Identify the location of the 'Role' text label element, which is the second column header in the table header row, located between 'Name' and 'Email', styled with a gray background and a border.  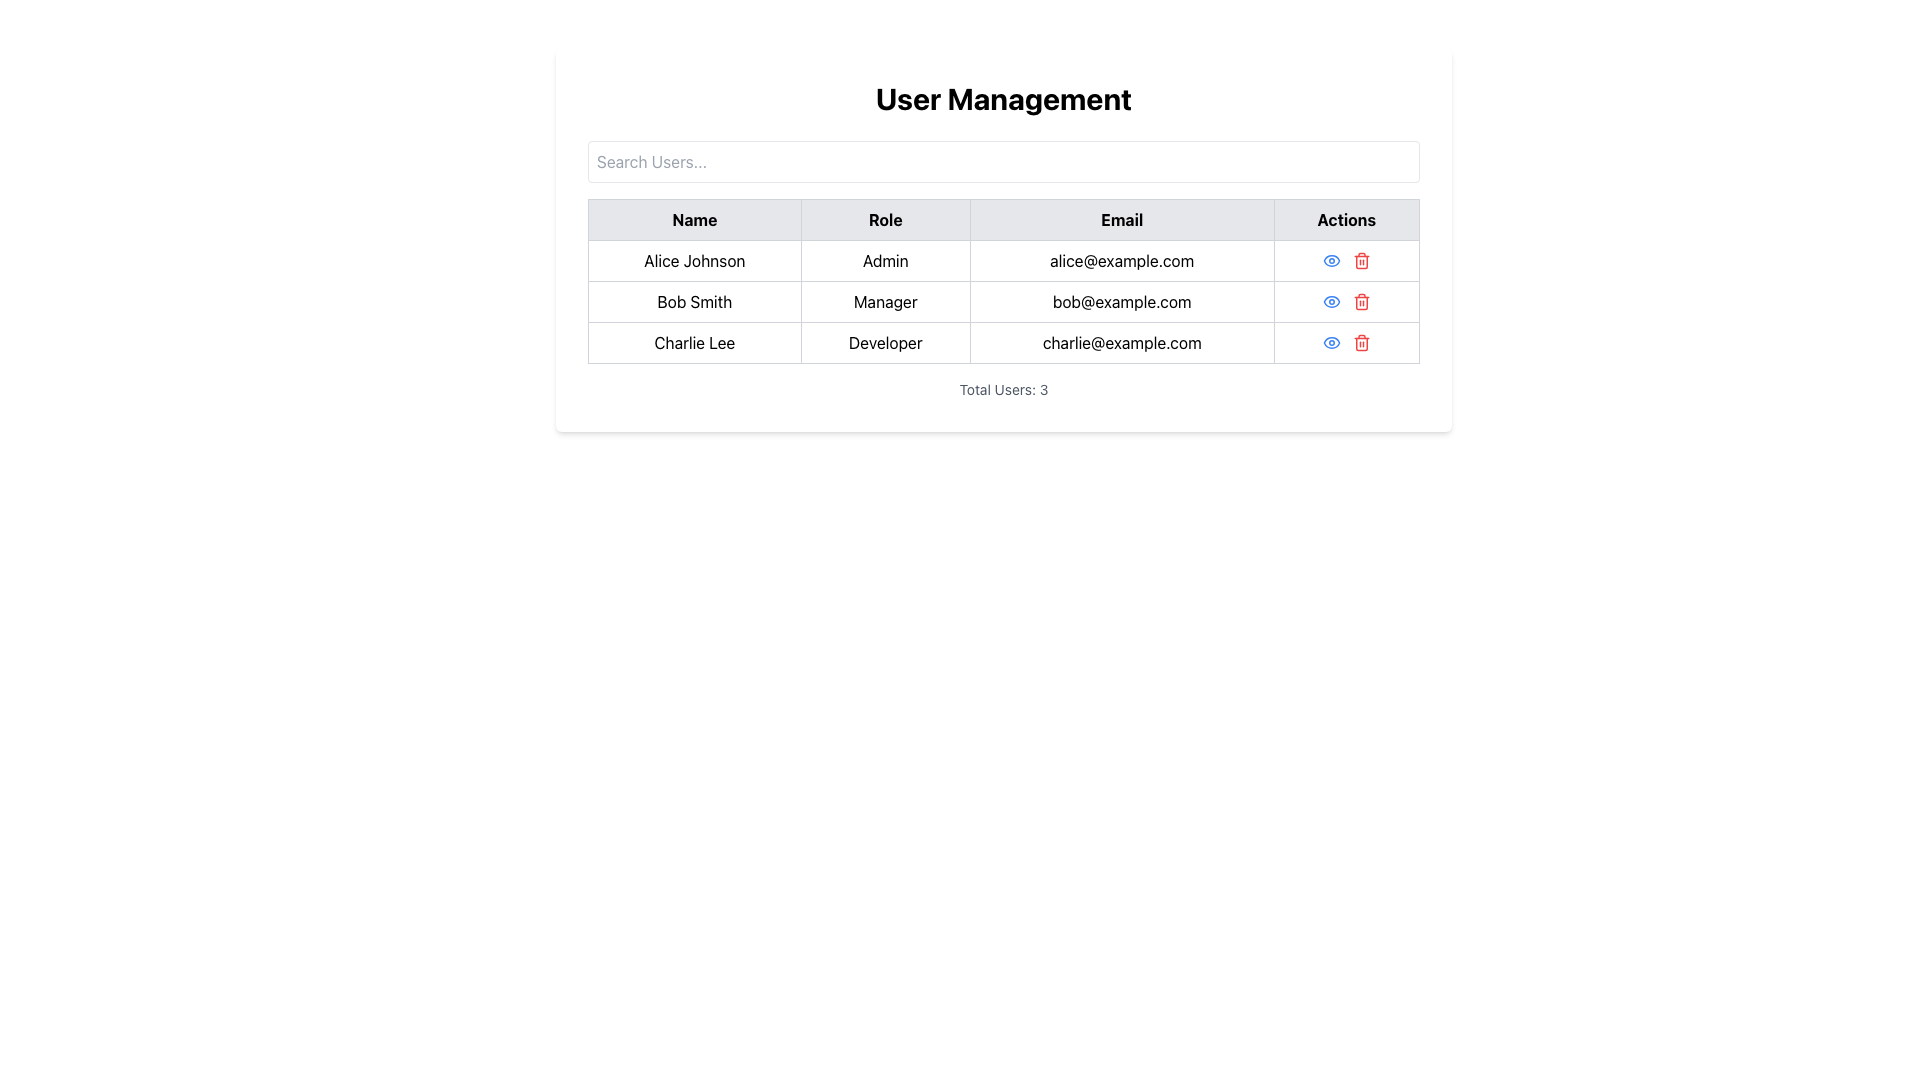
(884, 219).